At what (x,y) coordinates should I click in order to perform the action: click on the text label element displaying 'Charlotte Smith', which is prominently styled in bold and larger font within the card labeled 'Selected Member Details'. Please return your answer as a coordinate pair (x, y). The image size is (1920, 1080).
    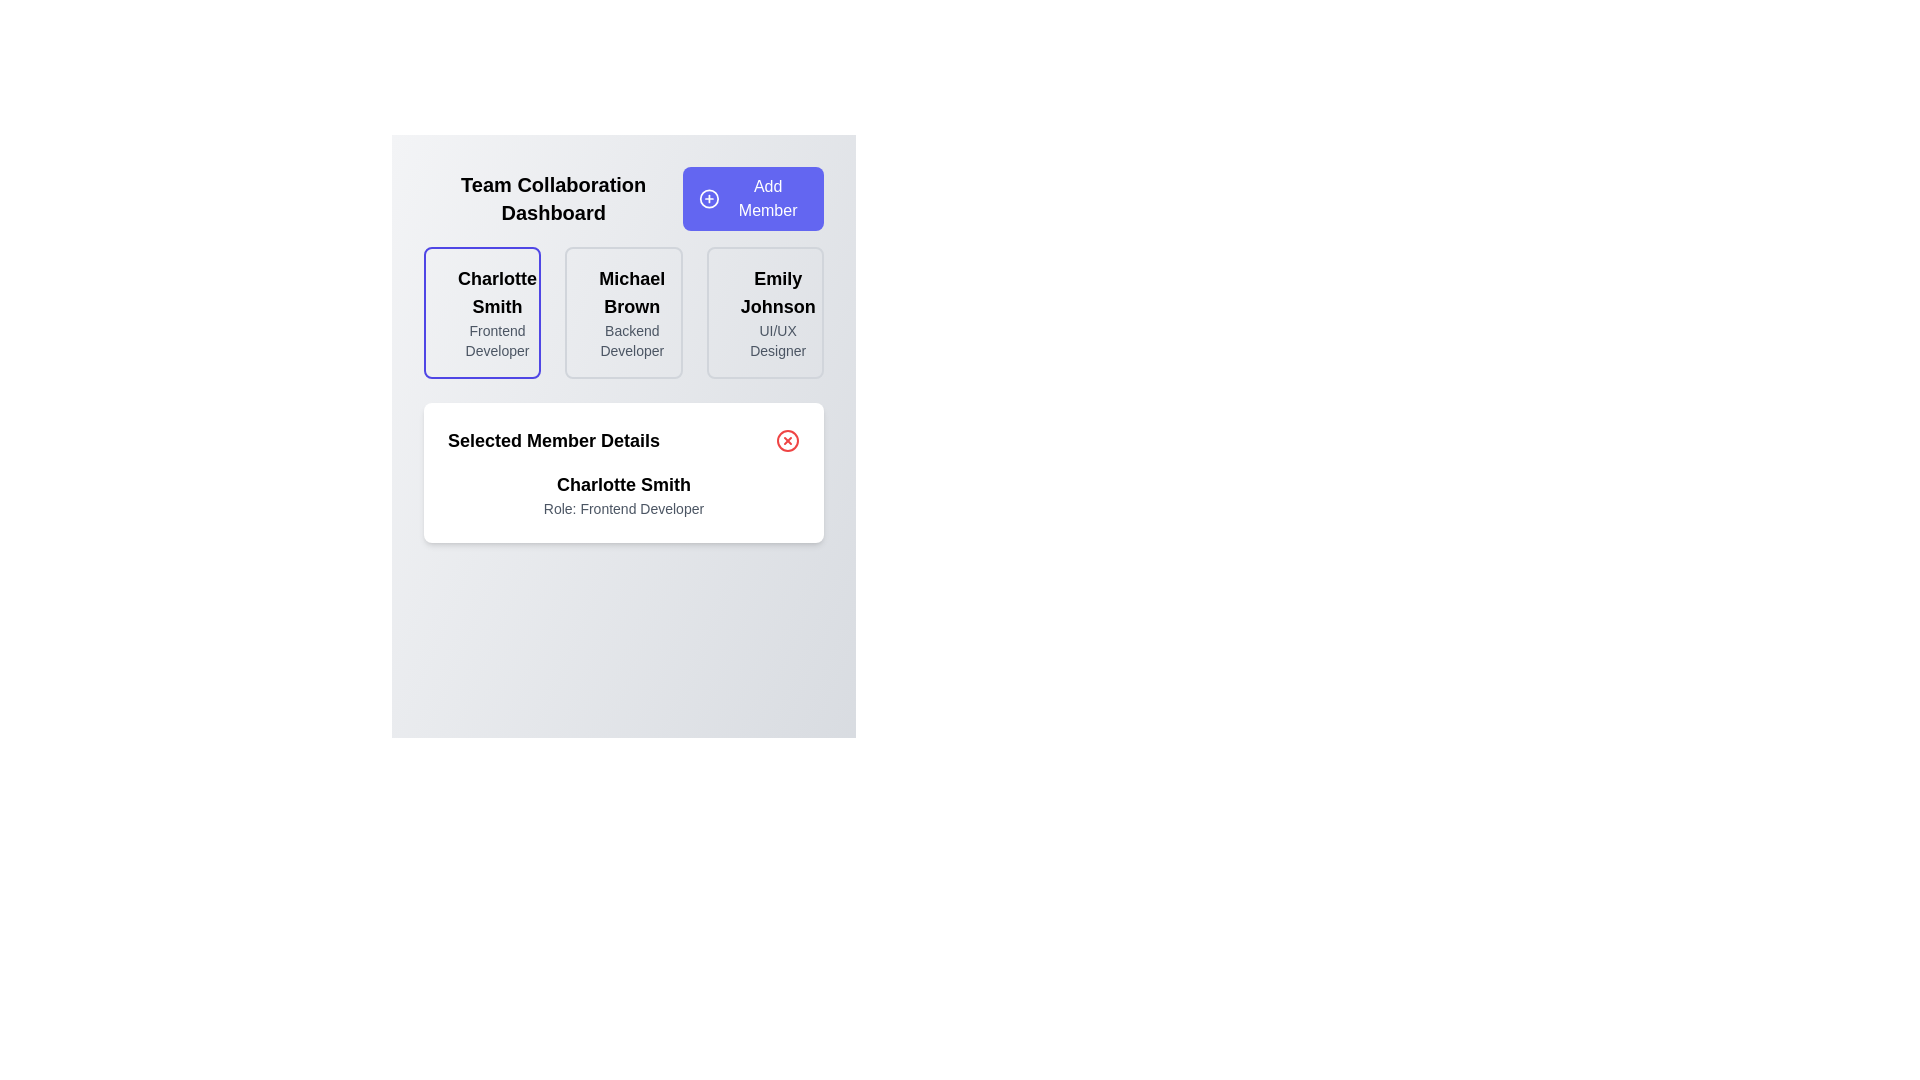
    Looking at the image, I should click on (623, 485).